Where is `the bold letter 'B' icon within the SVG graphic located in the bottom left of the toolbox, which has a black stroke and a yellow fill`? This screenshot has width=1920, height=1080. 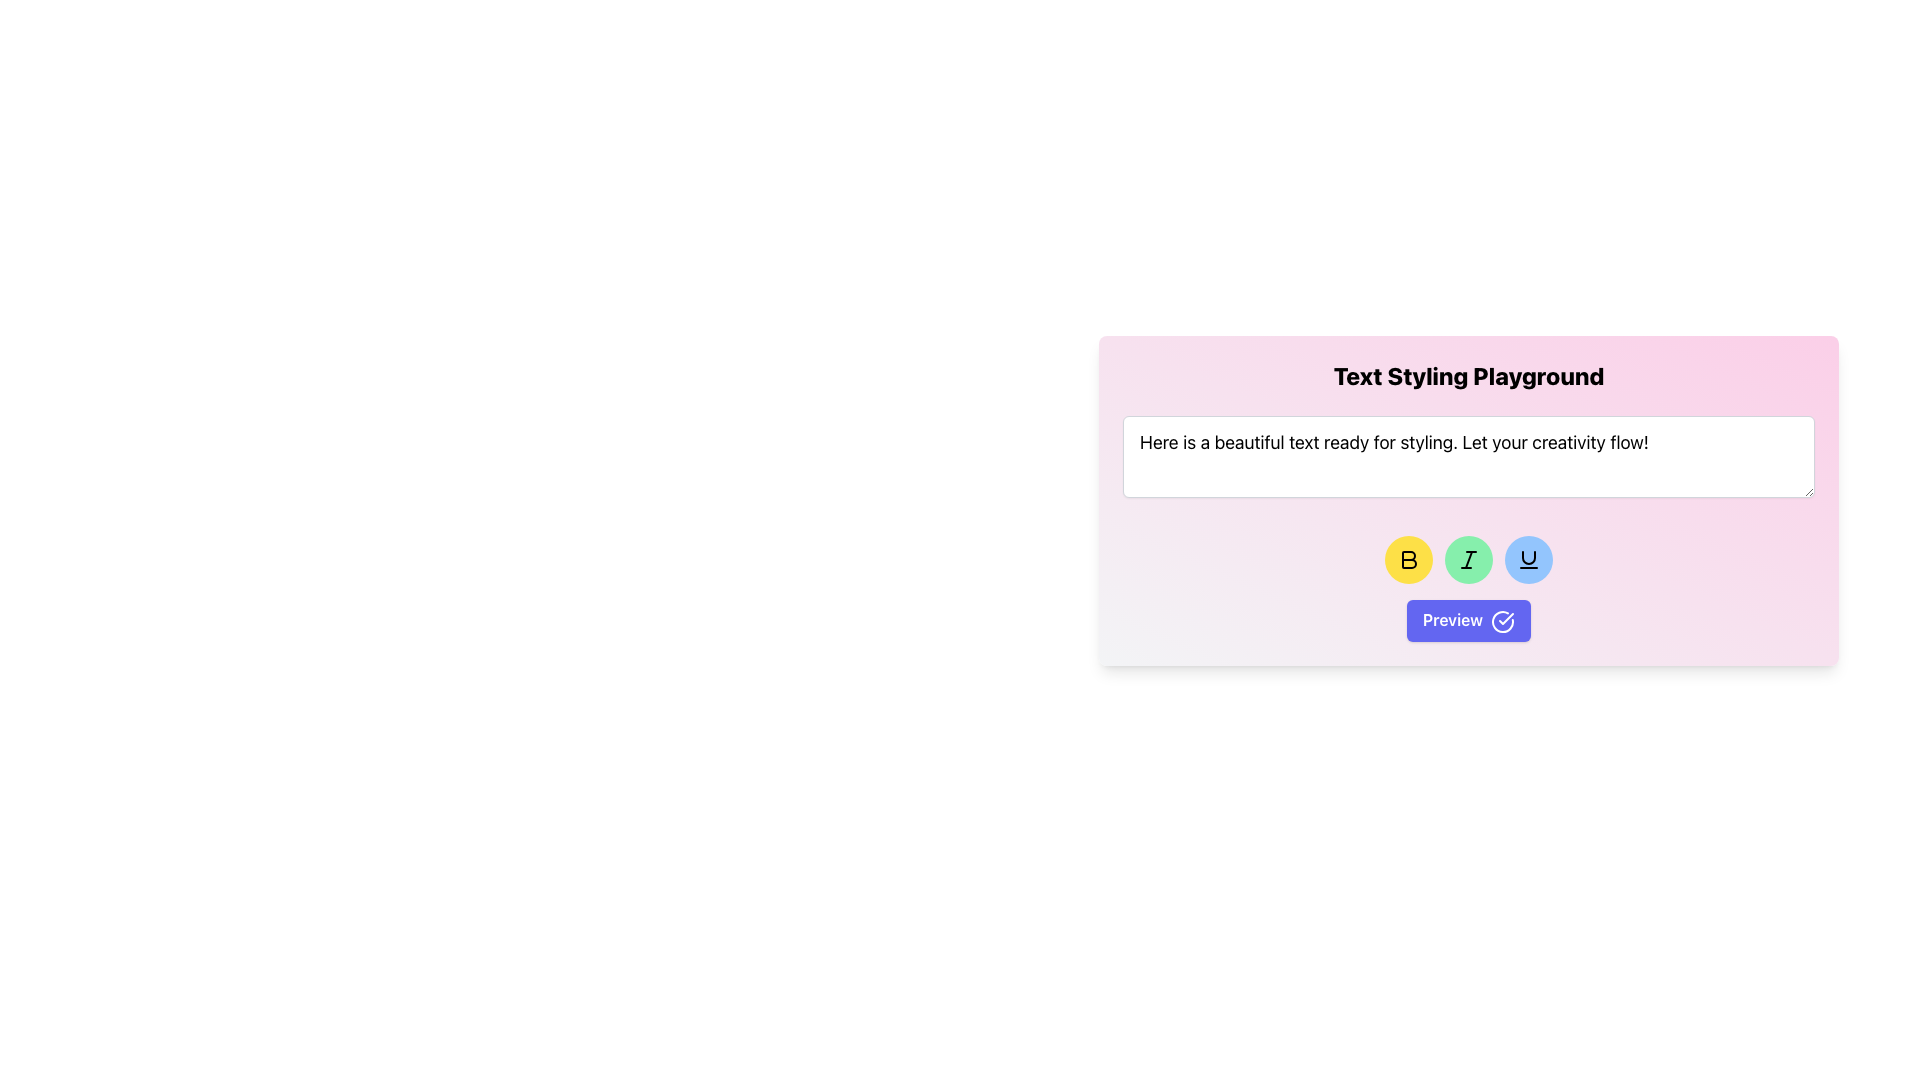 the bold letter 'B' icon within the SVG graphic located in the bottom left of the toolbox, which has a black stroke and a yellow fill is located at coordinates (1408, 559).